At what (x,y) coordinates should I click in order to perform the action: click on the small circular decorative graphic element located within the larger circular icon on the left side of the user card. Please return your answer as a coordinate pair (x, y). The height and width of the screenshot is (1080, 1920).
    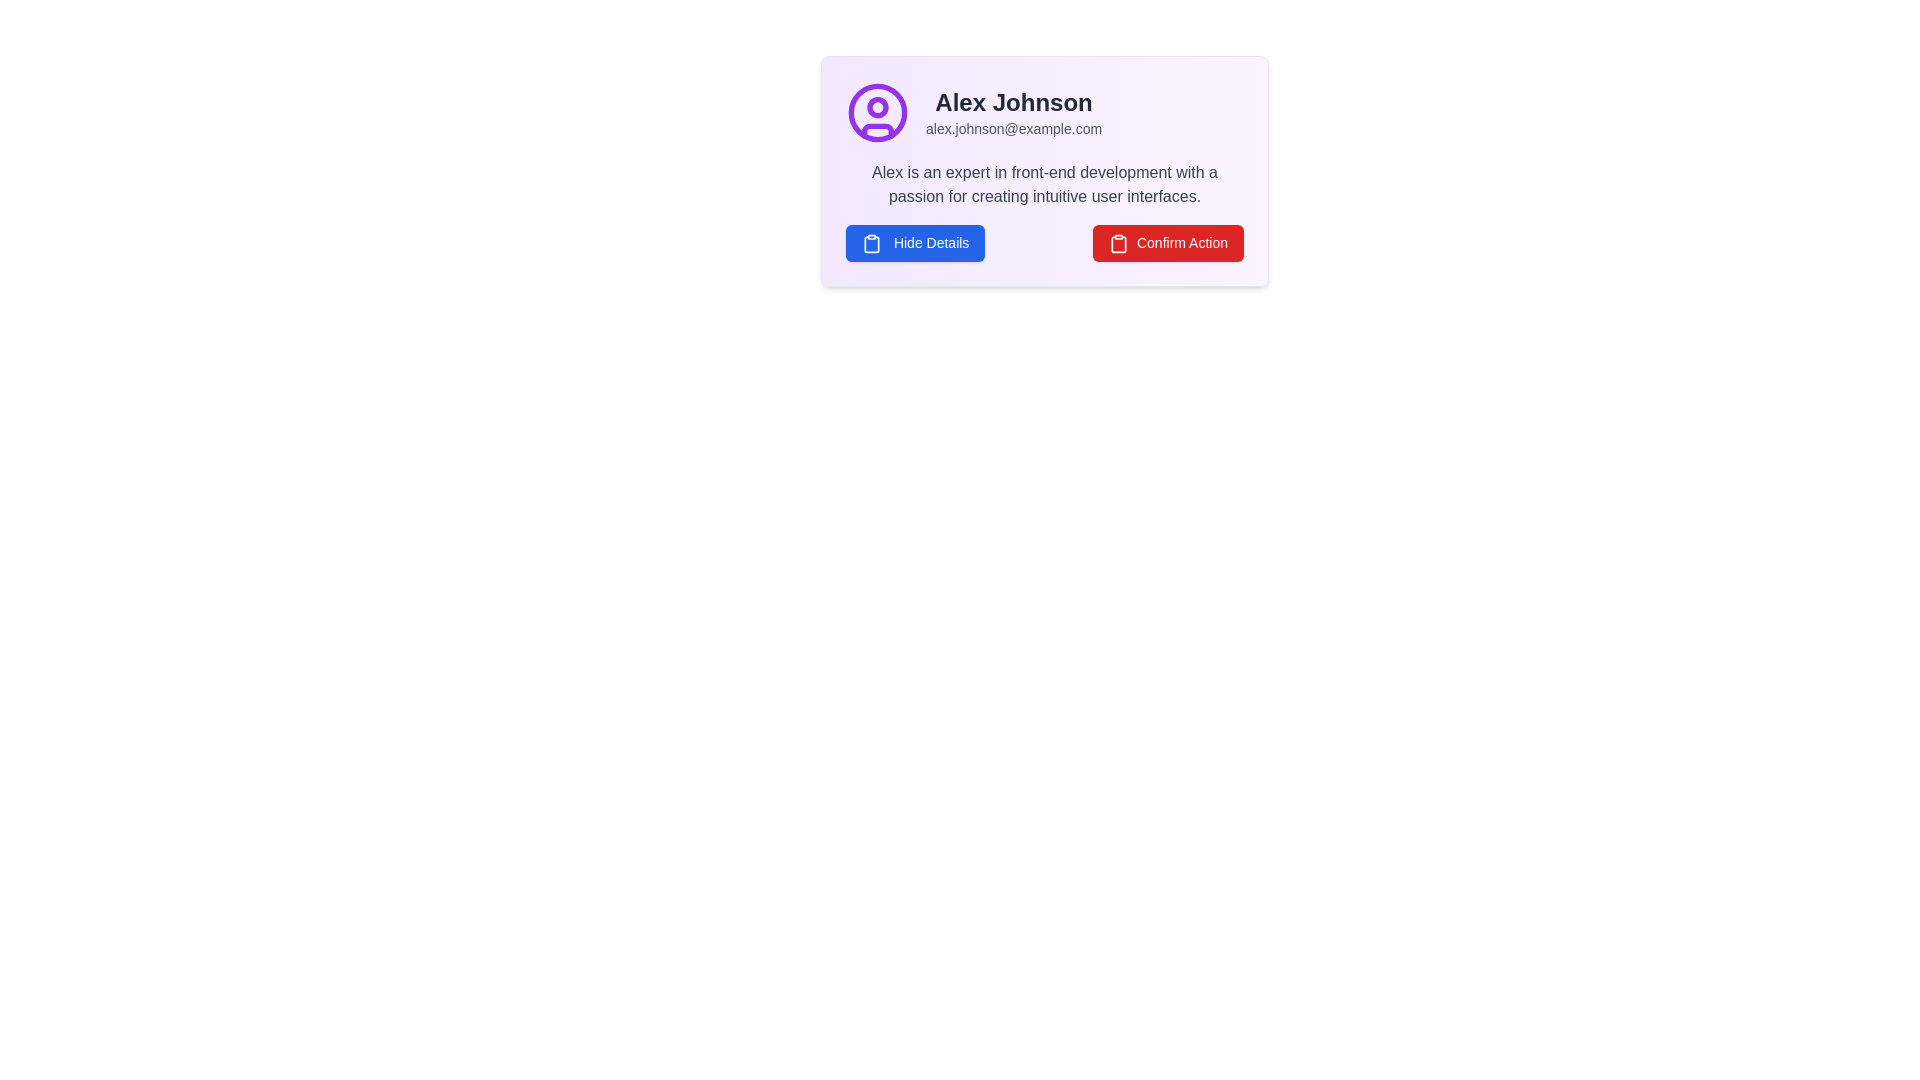
    Looking at the image, I should click on (878, 107).